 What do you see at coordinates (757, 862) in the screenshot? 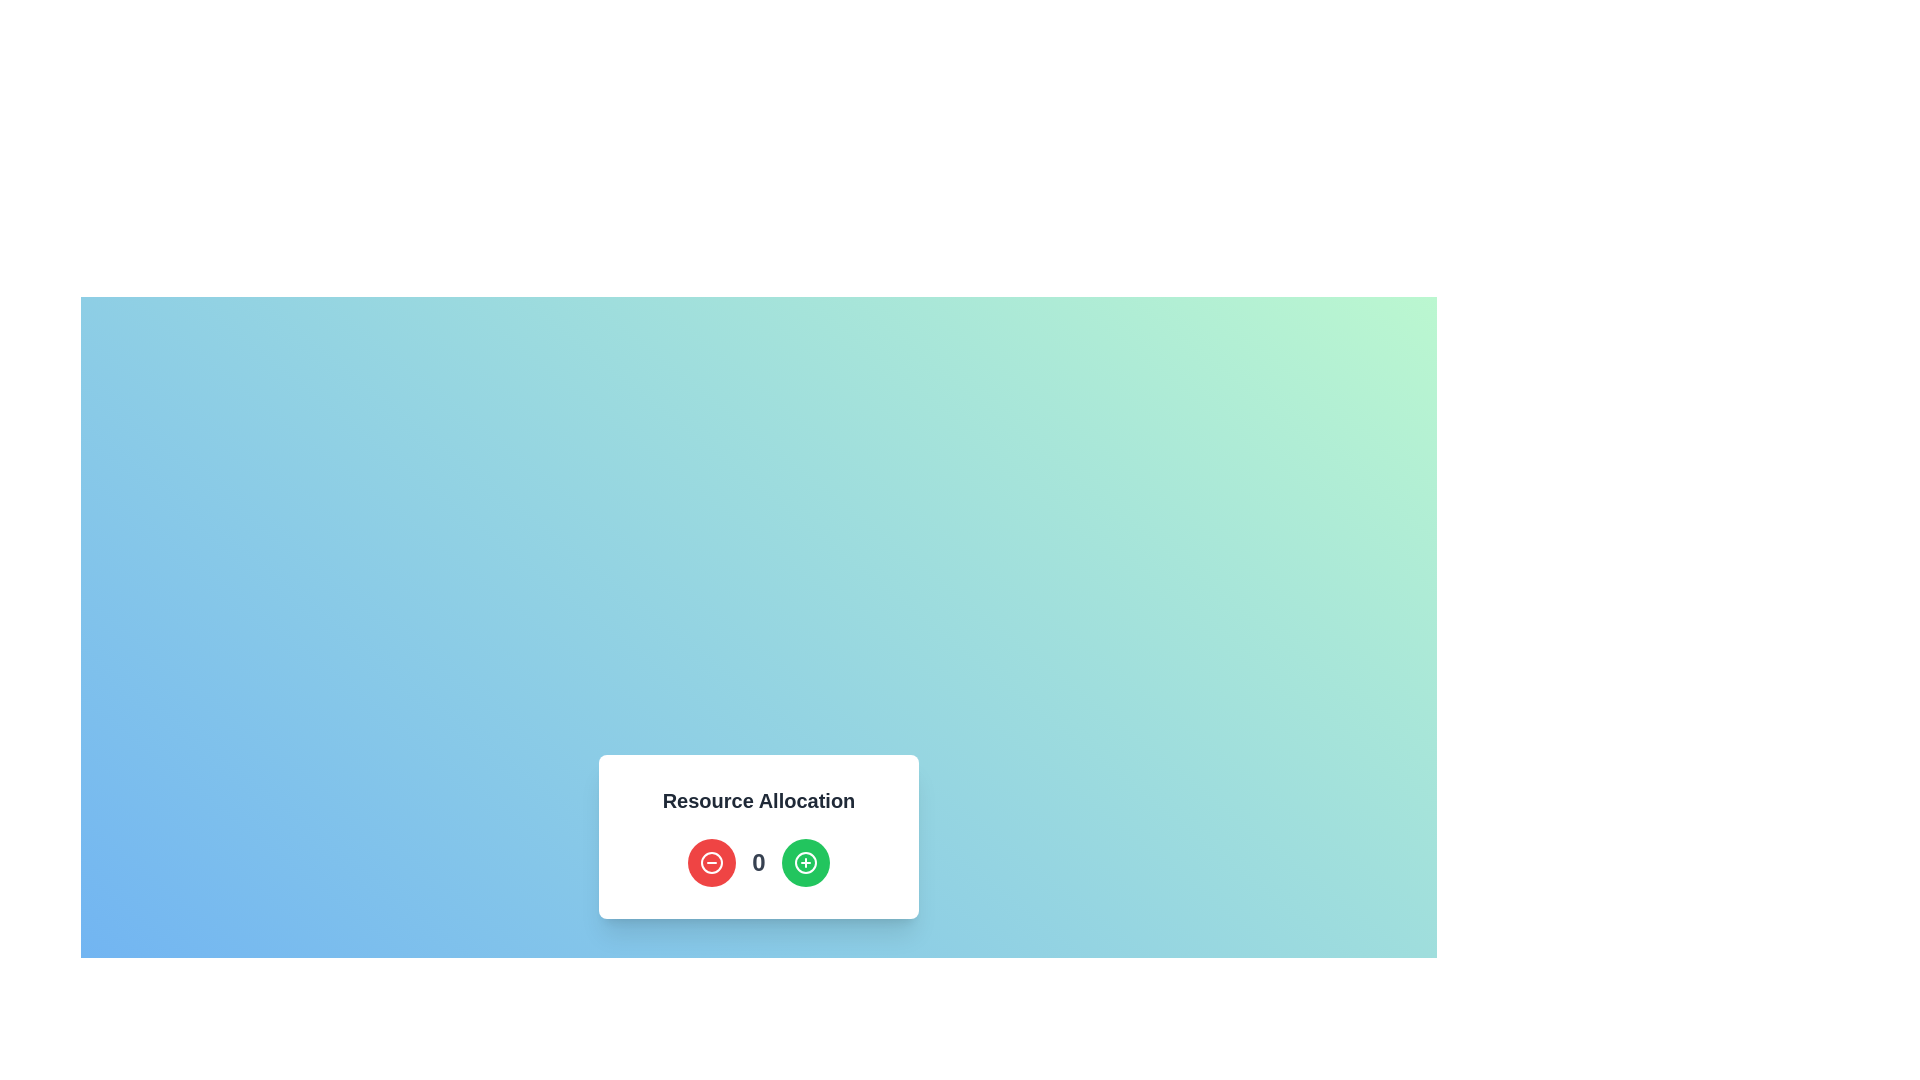
I see `the static text or numeric display that is centrally located between a red circular button on the left and a green circular button on the right` at bounding box center [757, 862].